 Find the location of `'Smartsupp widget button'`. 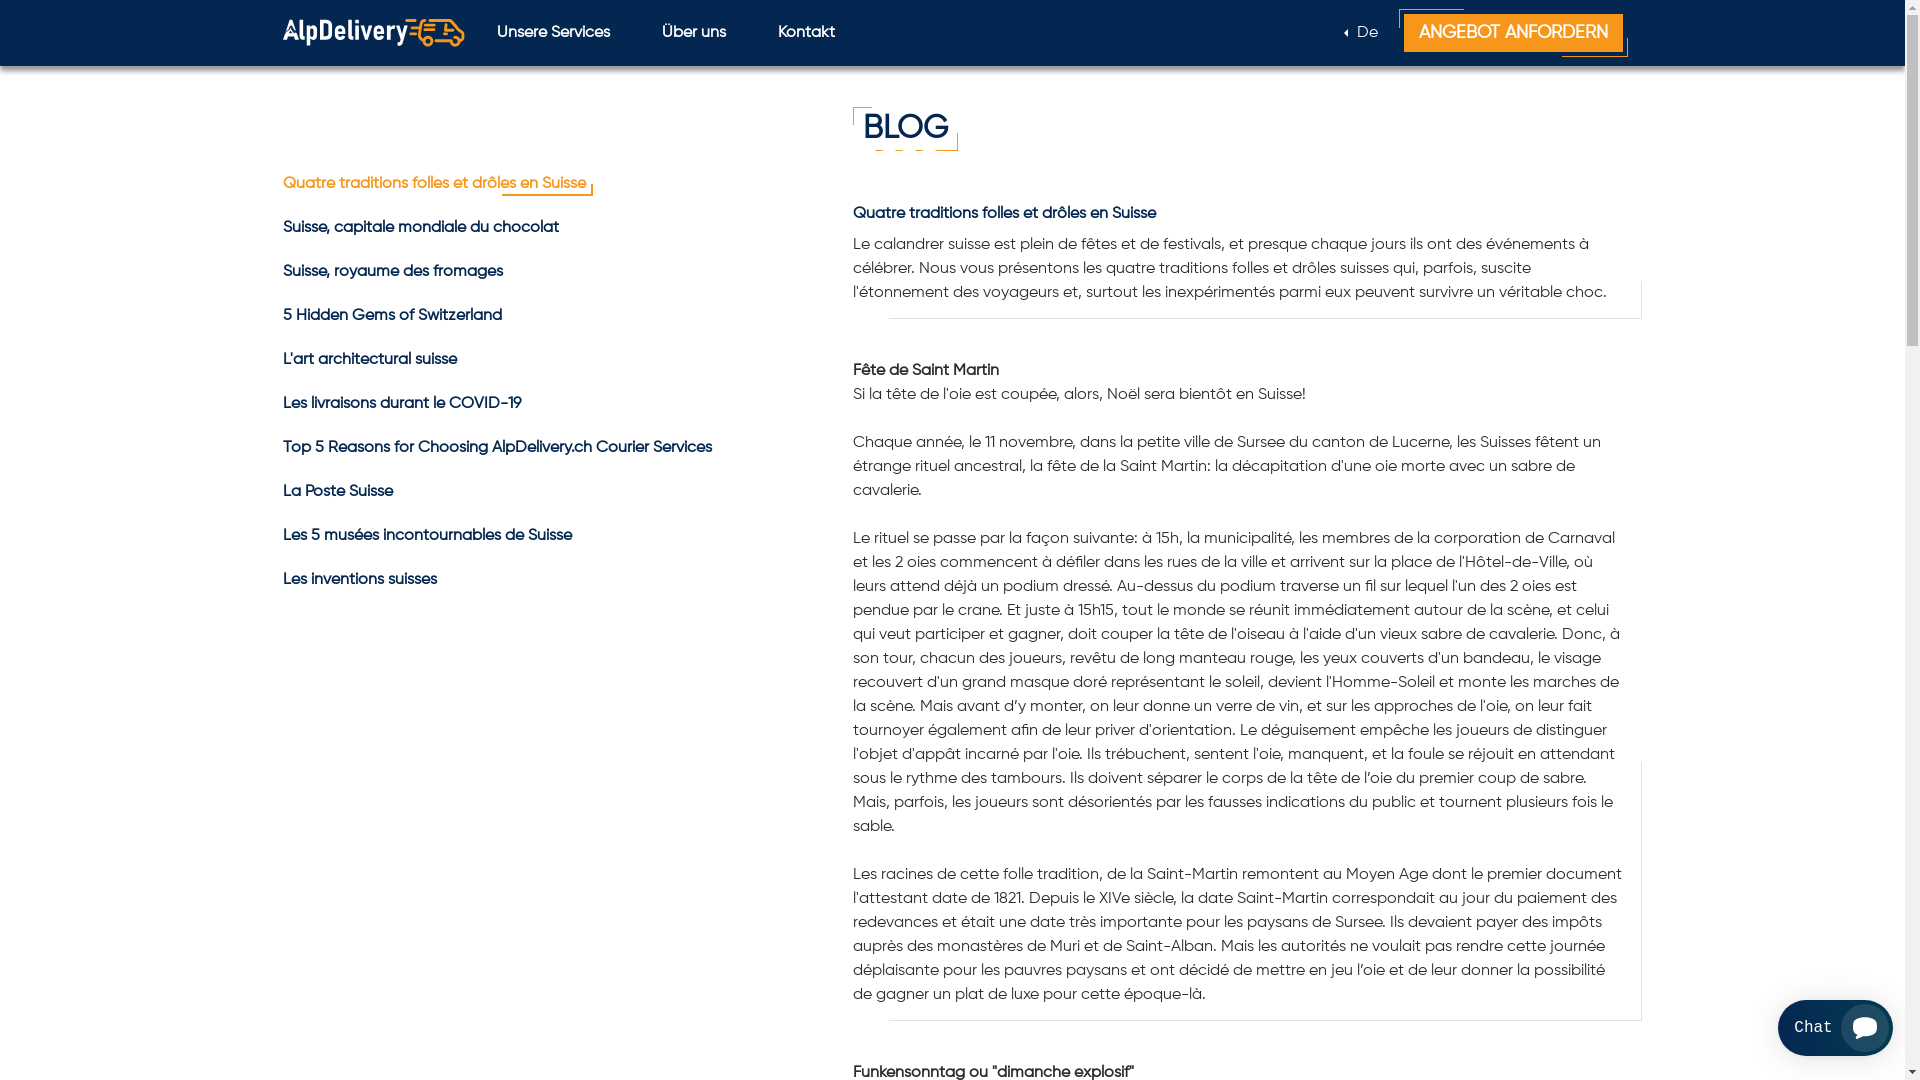

'Smartsupp widget button' is located at coordinates (1835, 1028).